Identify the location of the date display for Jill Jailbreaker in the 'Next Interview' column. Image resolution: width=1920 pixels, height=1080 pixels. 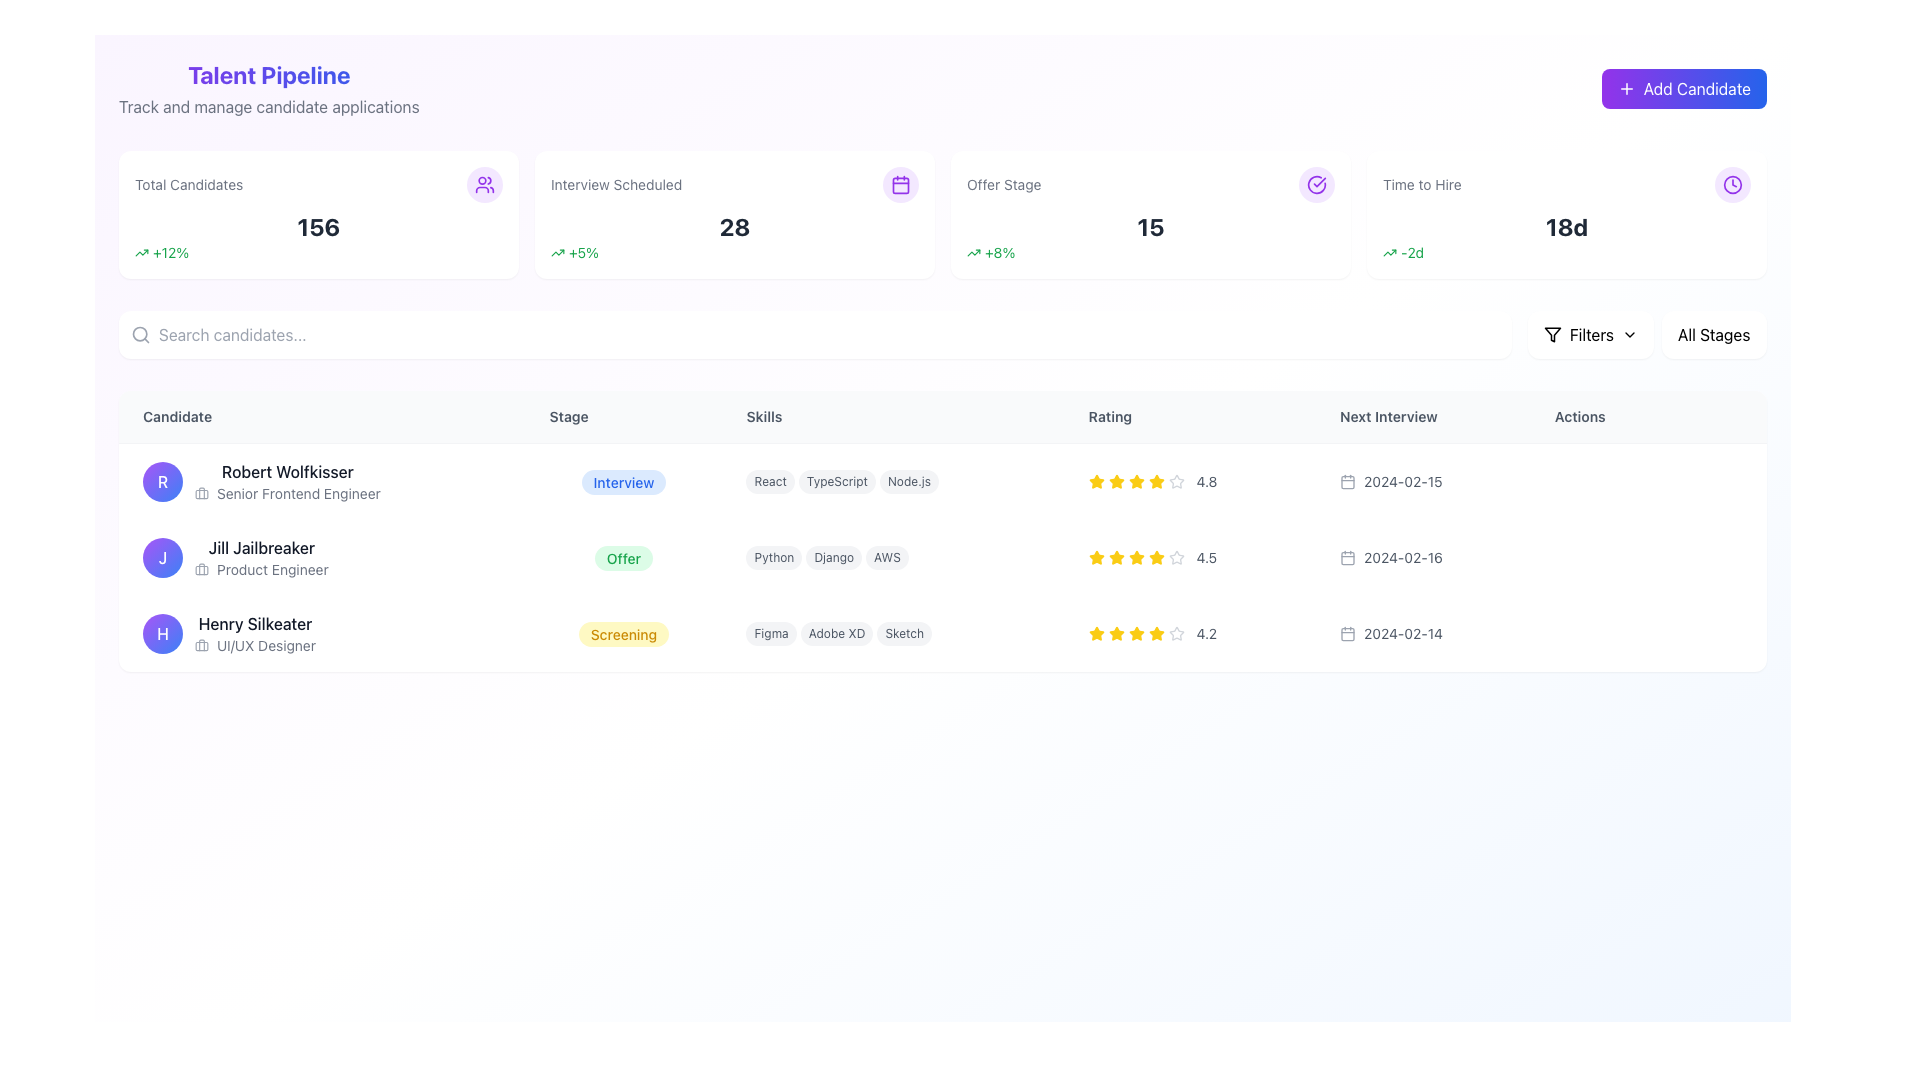
(1422, 558).